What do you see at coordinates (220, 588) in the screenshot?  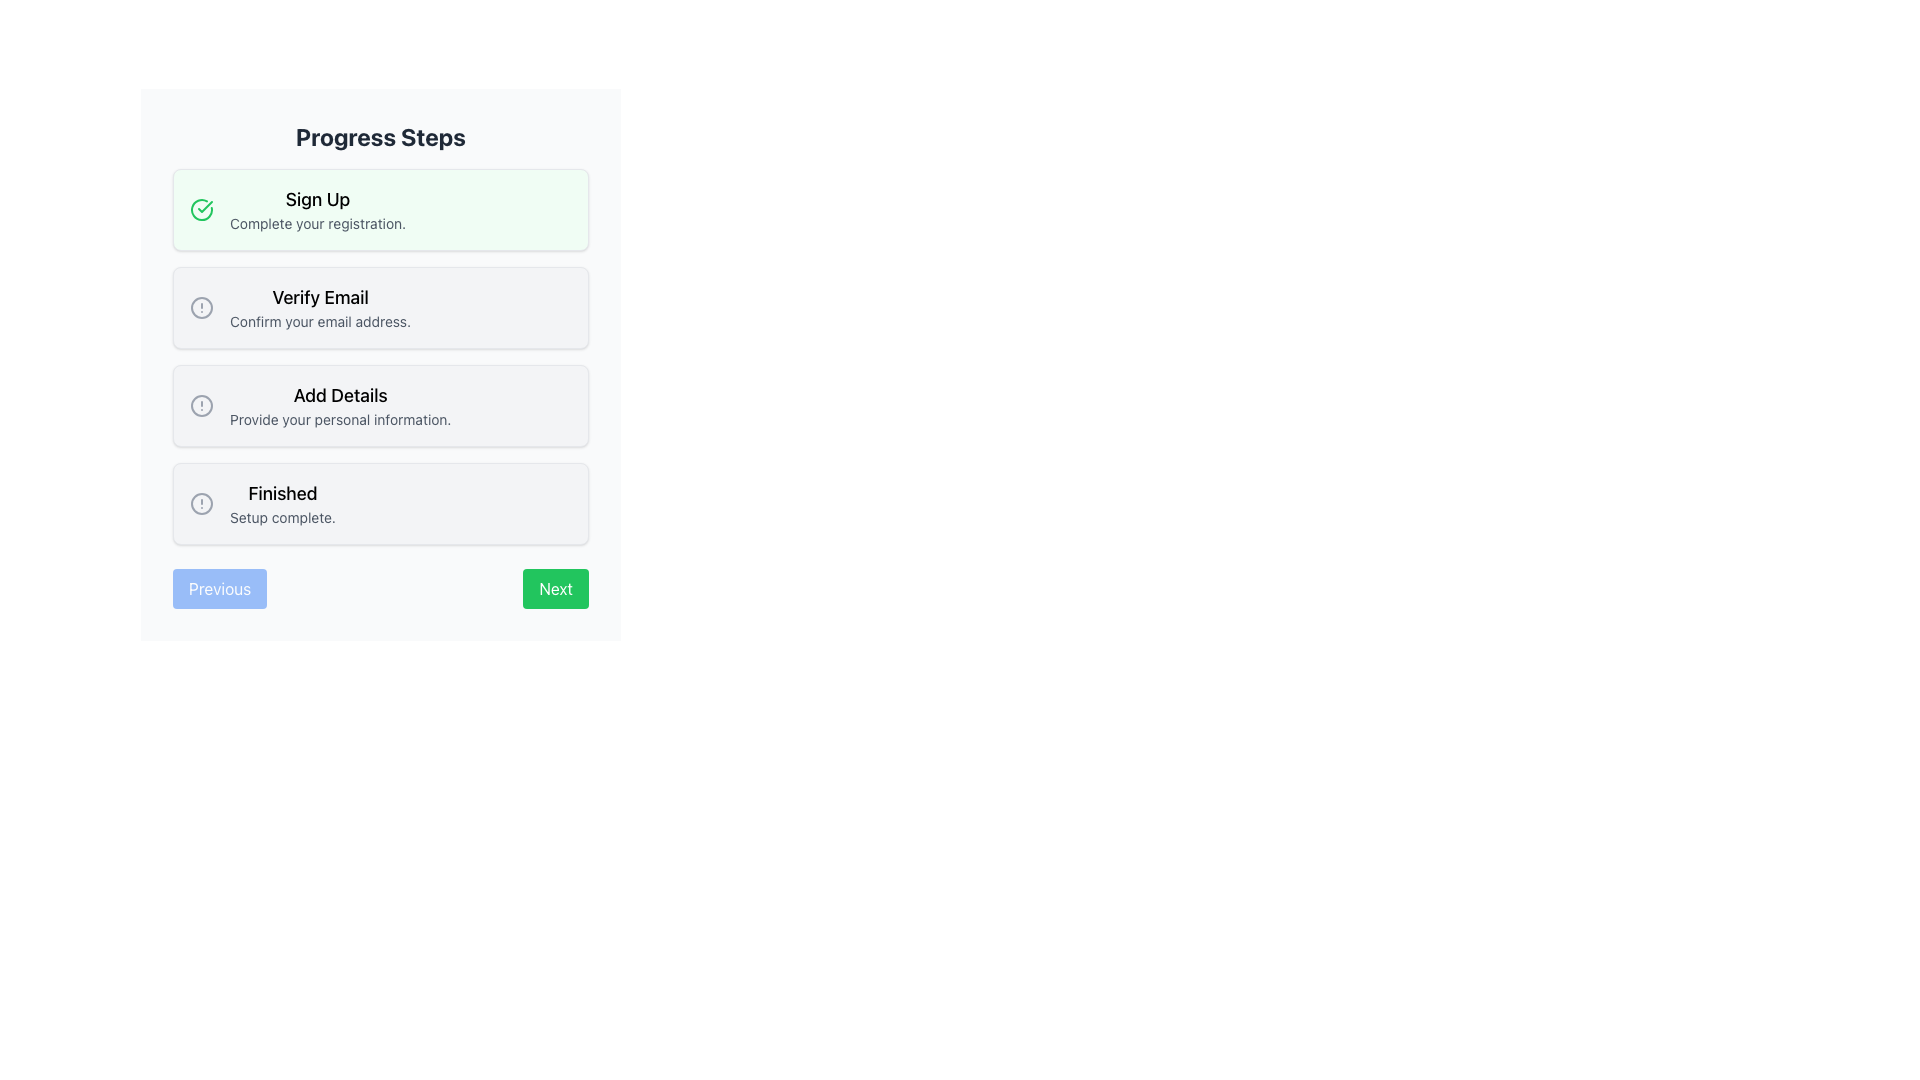 I see `the 'Previous' button with a light blue background and rounded border` at bounding box center [220, 588].